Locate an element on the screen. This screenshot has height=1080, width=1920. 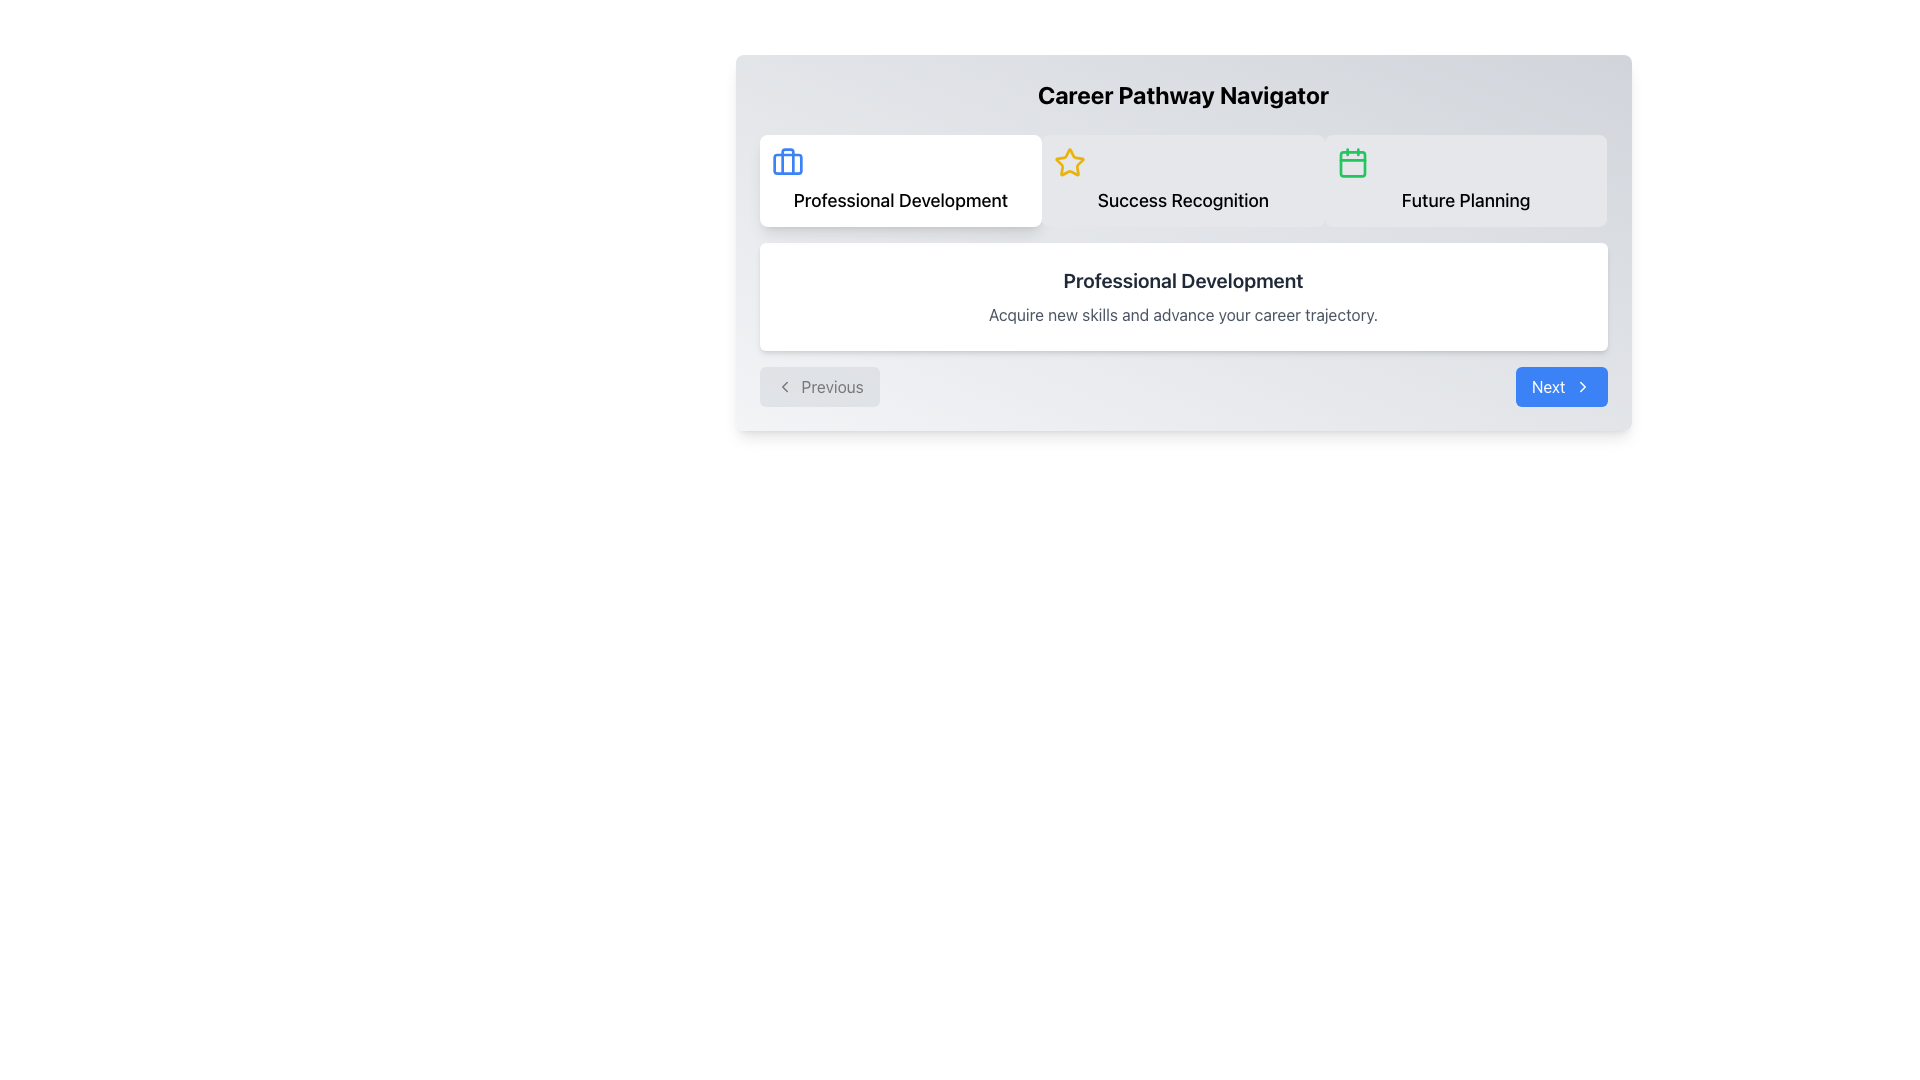
the green-bordered calendar icon, which is the third icon in the row under 'Career Pathway Navigator' is located at coordinates (1352, 163).